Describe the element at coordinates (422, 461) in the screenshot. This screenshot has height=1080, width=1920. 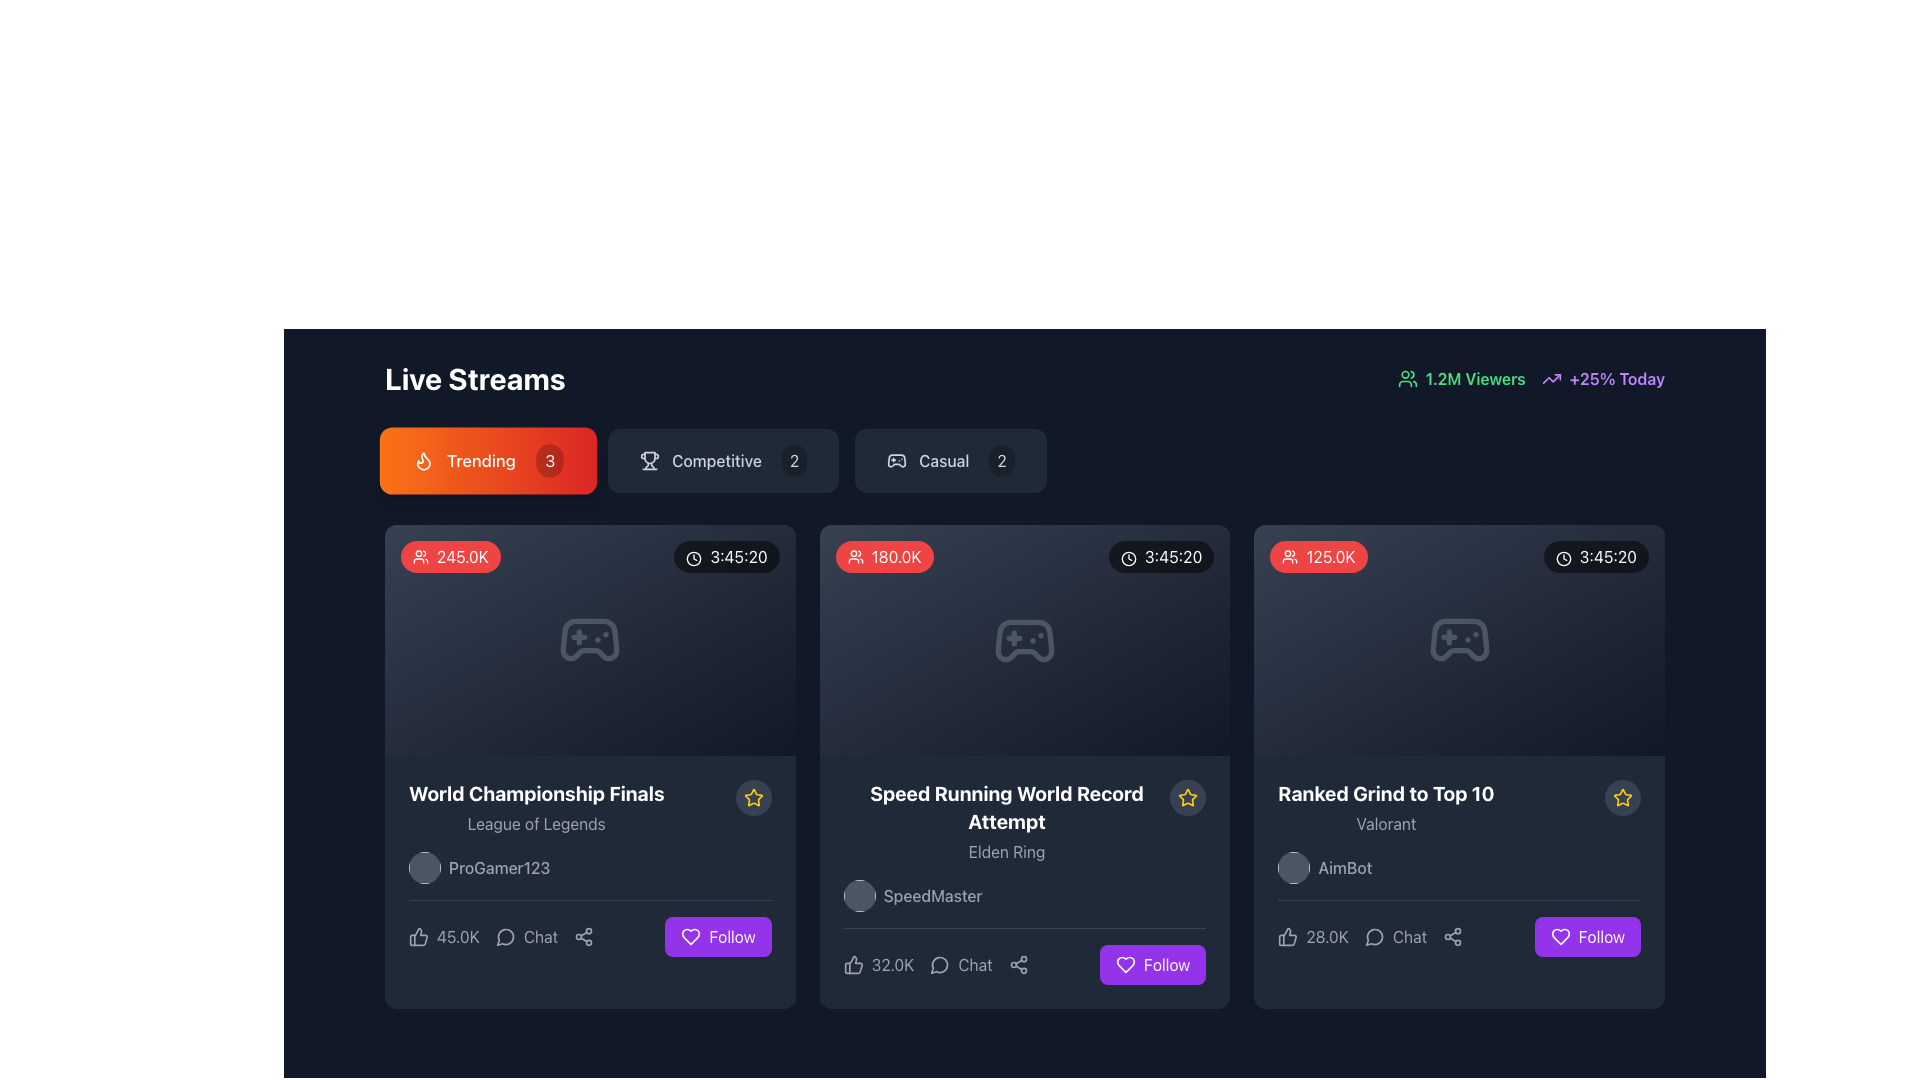
I see `the flame icon, which is part of the 'Trending' button and indicates a highlighted section` at that location.